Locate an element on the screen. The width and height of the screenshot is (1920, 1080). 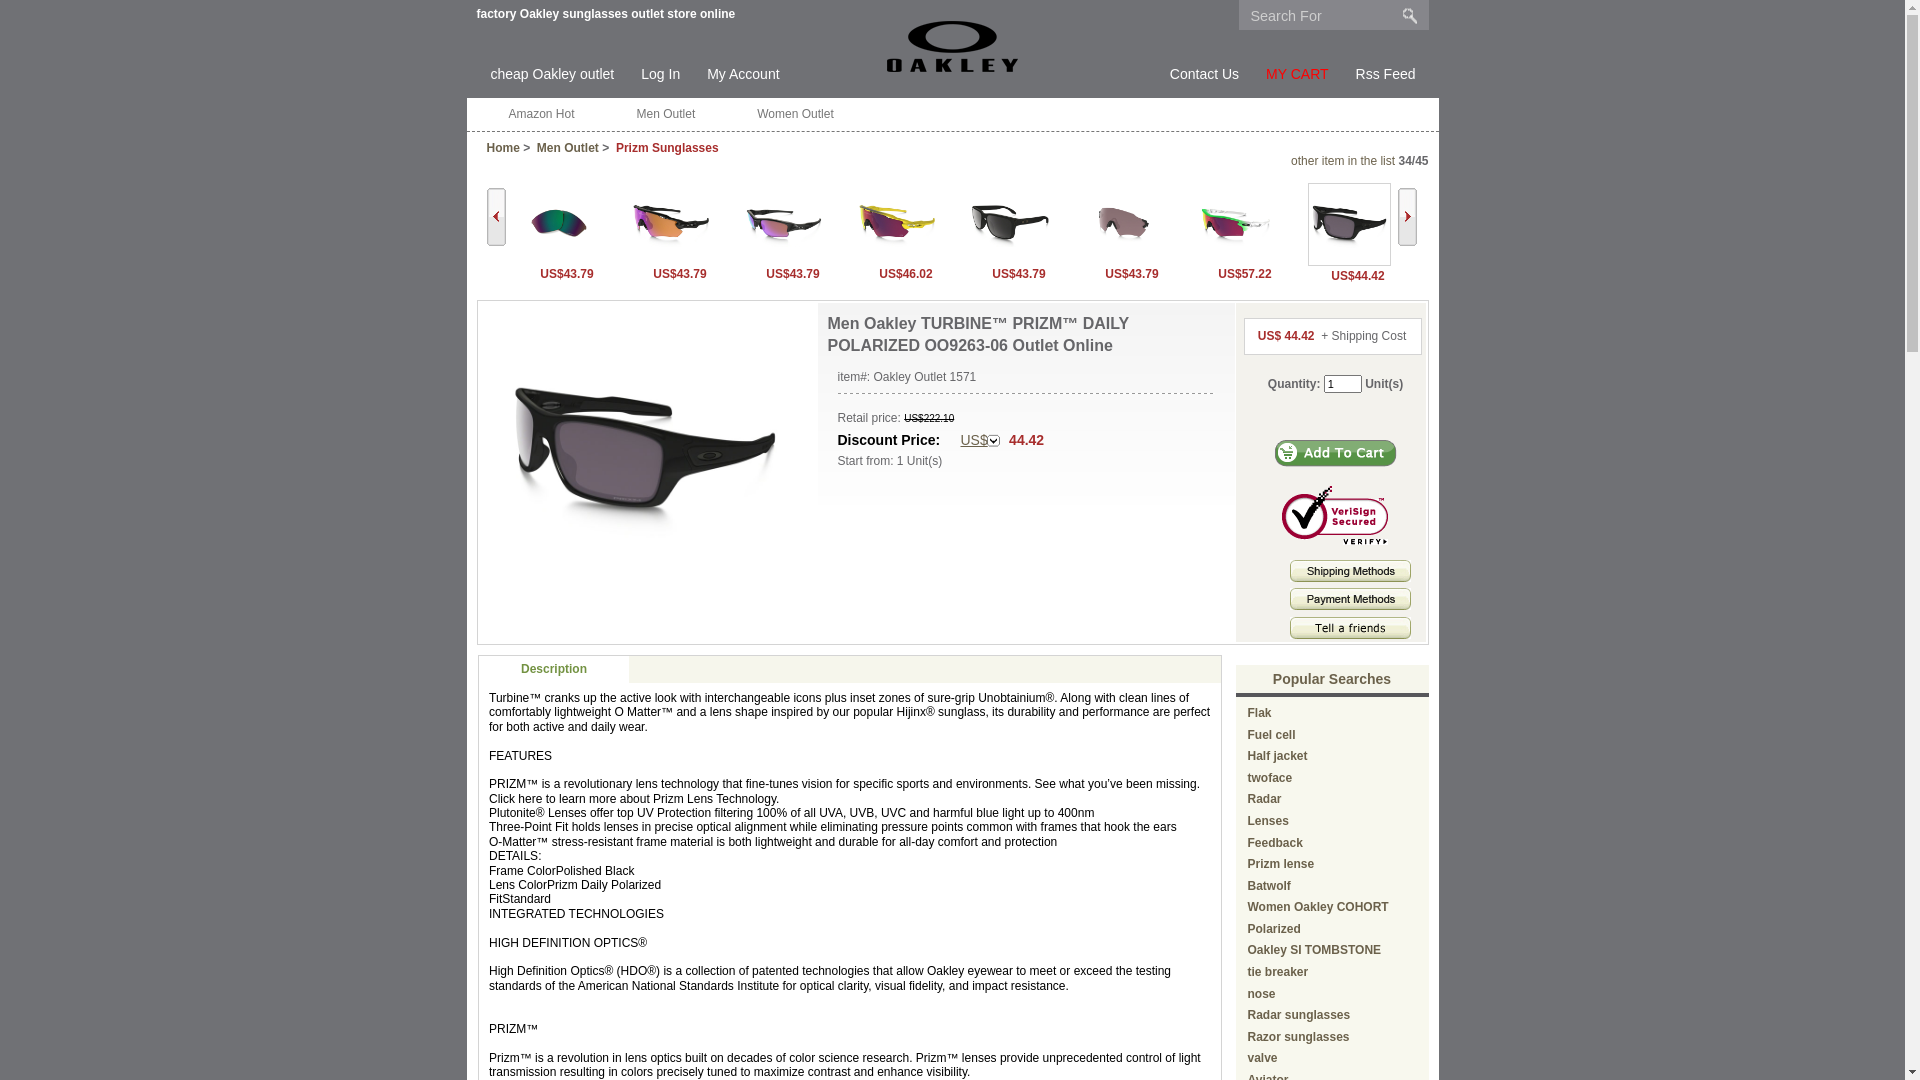
'Polarized' is located at coordinates (1273, 929).